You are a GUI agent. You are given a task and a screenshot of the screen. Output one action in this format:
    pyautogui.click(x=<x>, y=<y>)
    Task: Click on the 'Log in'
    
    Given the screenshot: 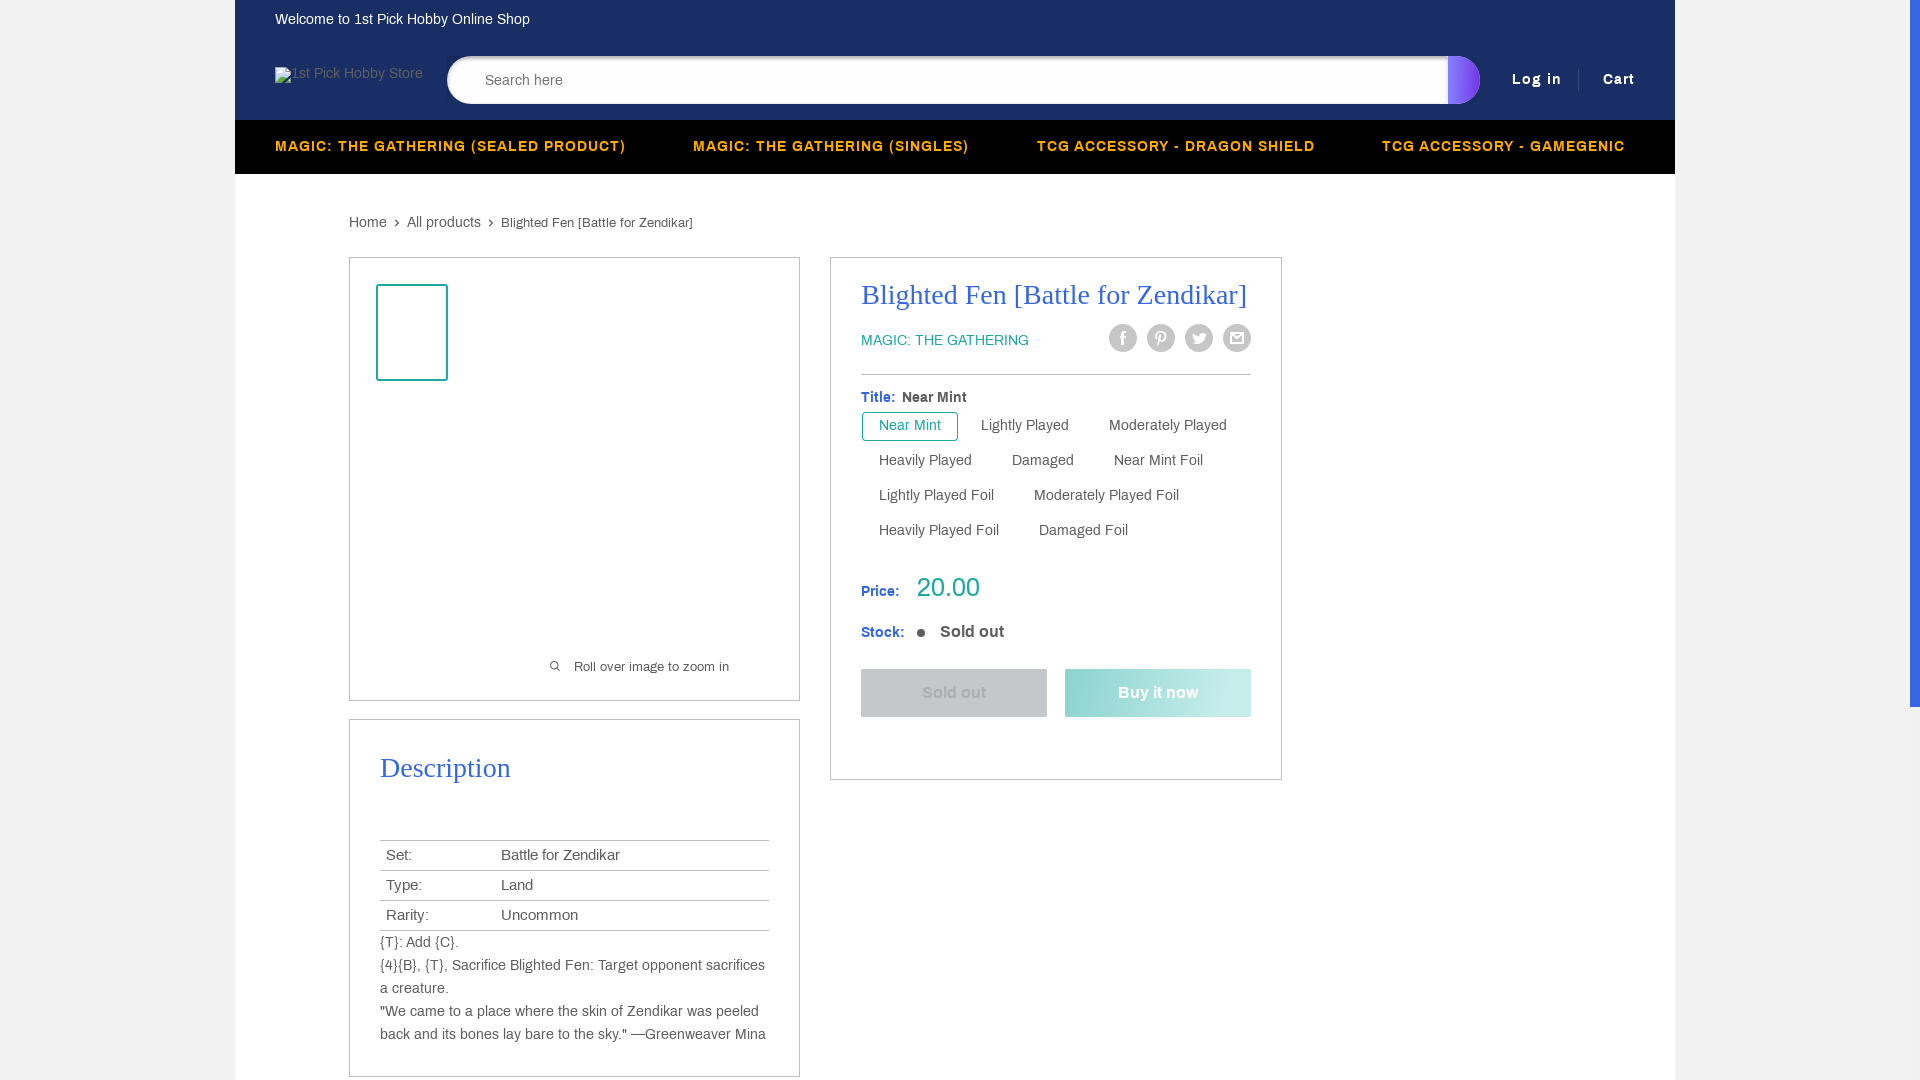 What is the action you would take?
    pyautogui.click(x=1531, y=79)
    